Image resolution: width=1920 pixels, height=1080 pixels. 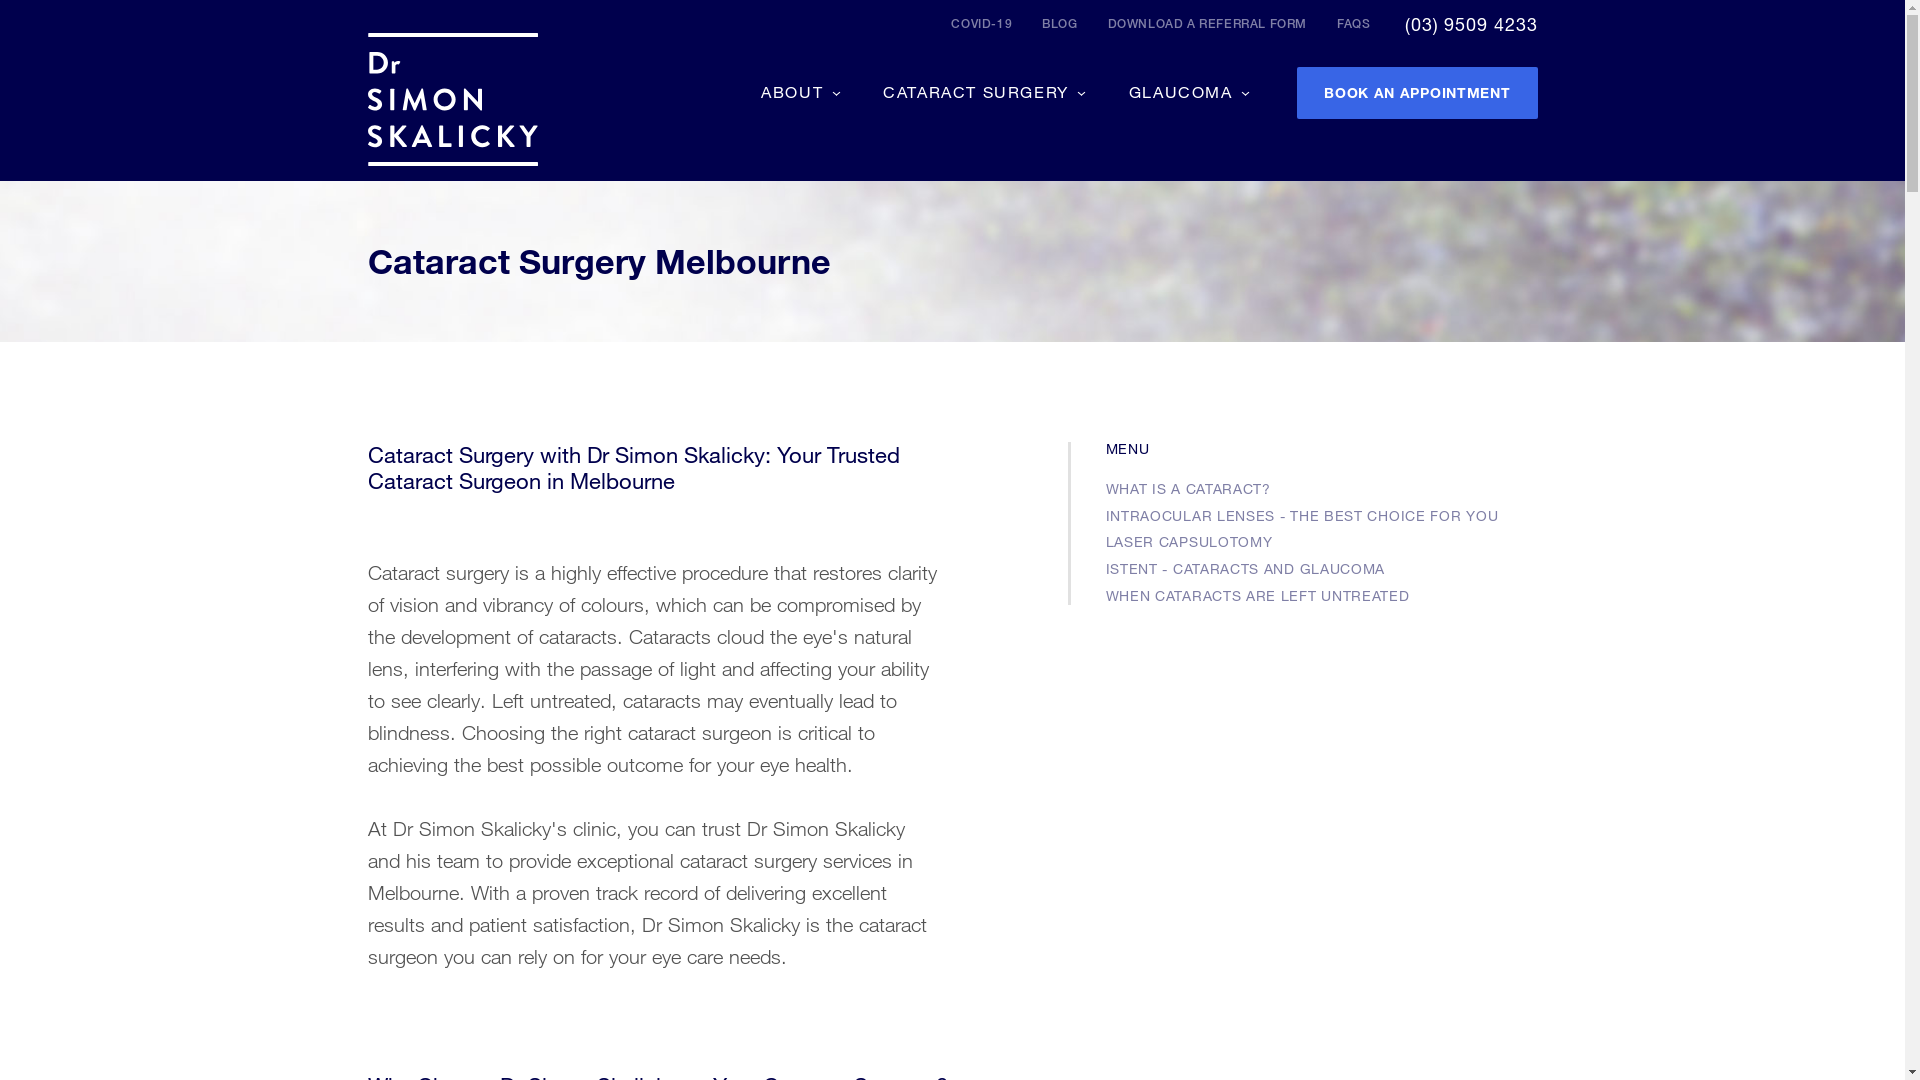 What do you see at coordinates (1404, 23) in the screenshot?
I see `'(03) 9509 4233'` at bounding box center [1404, 23].